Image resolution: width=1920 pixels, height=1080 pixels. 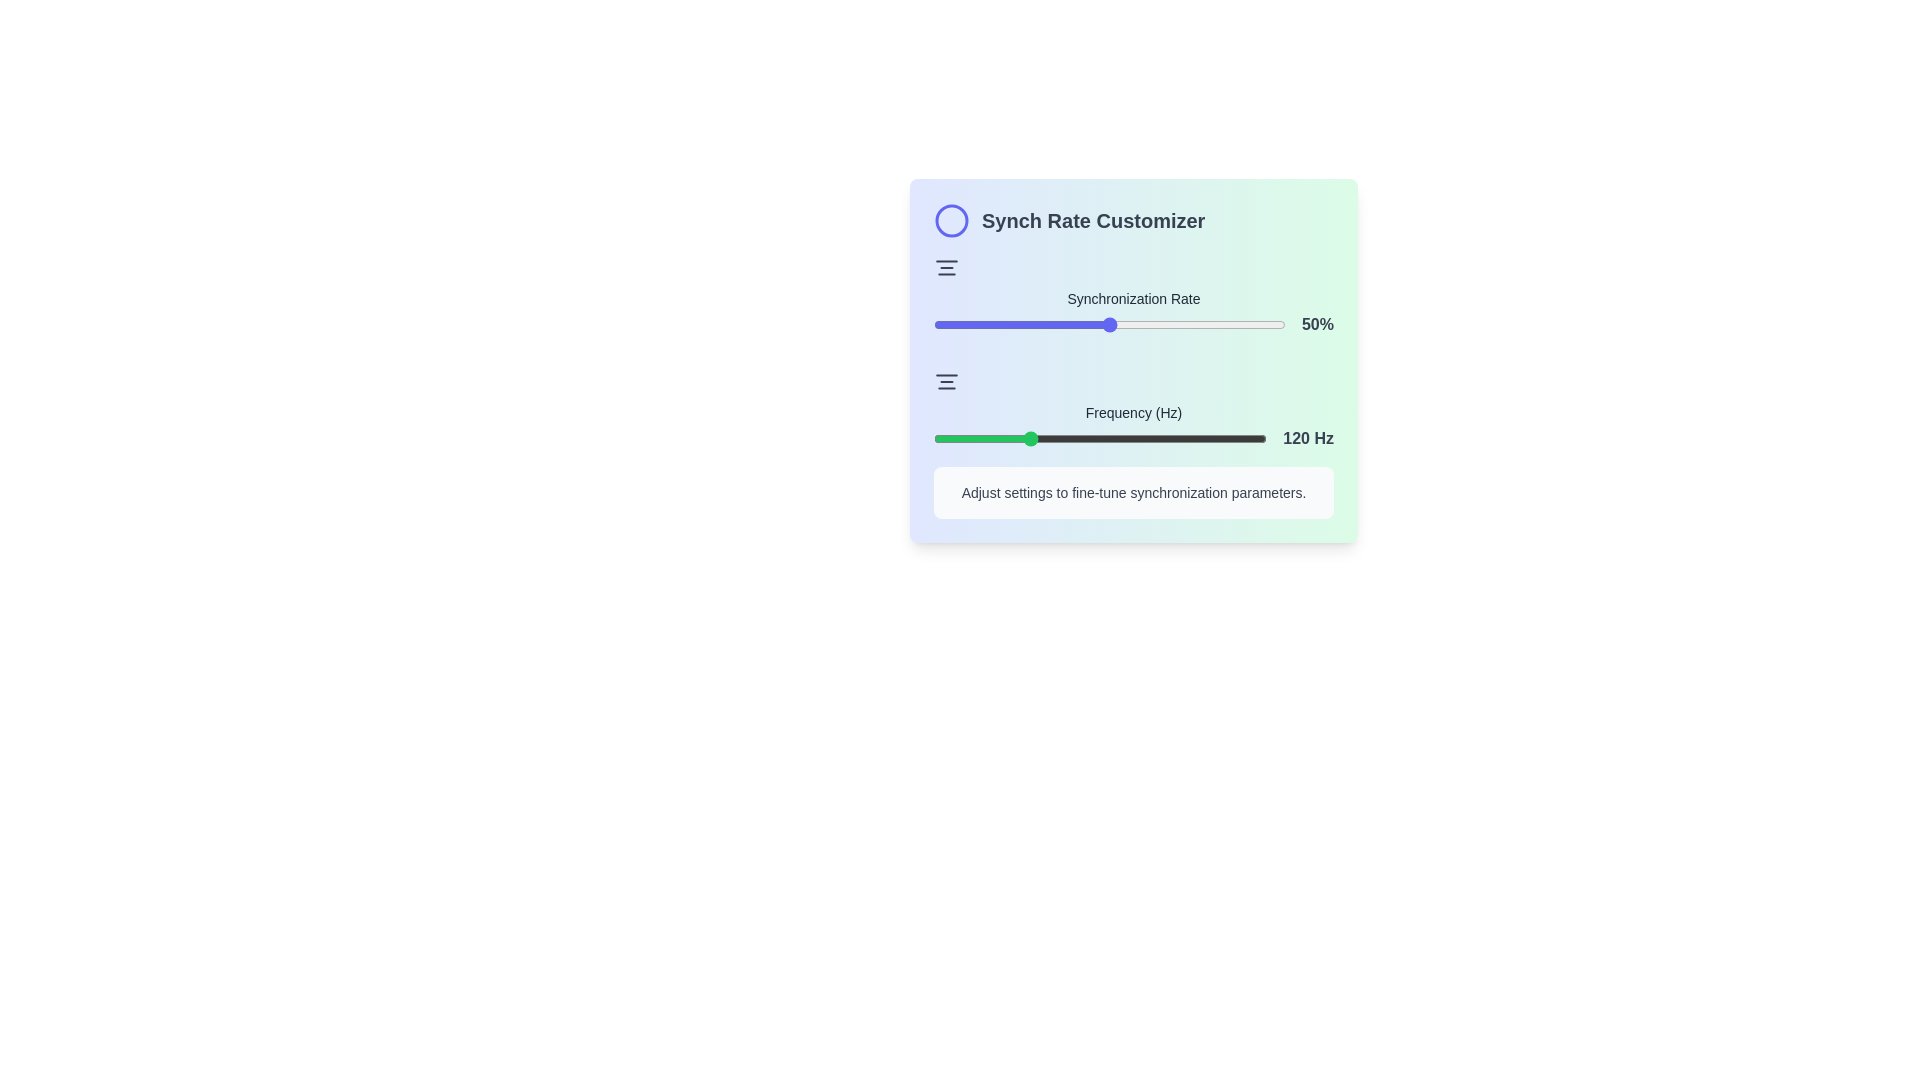 What do you see at coordinates (950, 220) in the screenshot?
I see `the circle icon in the header of the SynchRateCustomizer component` at bounding box center [950, 220].